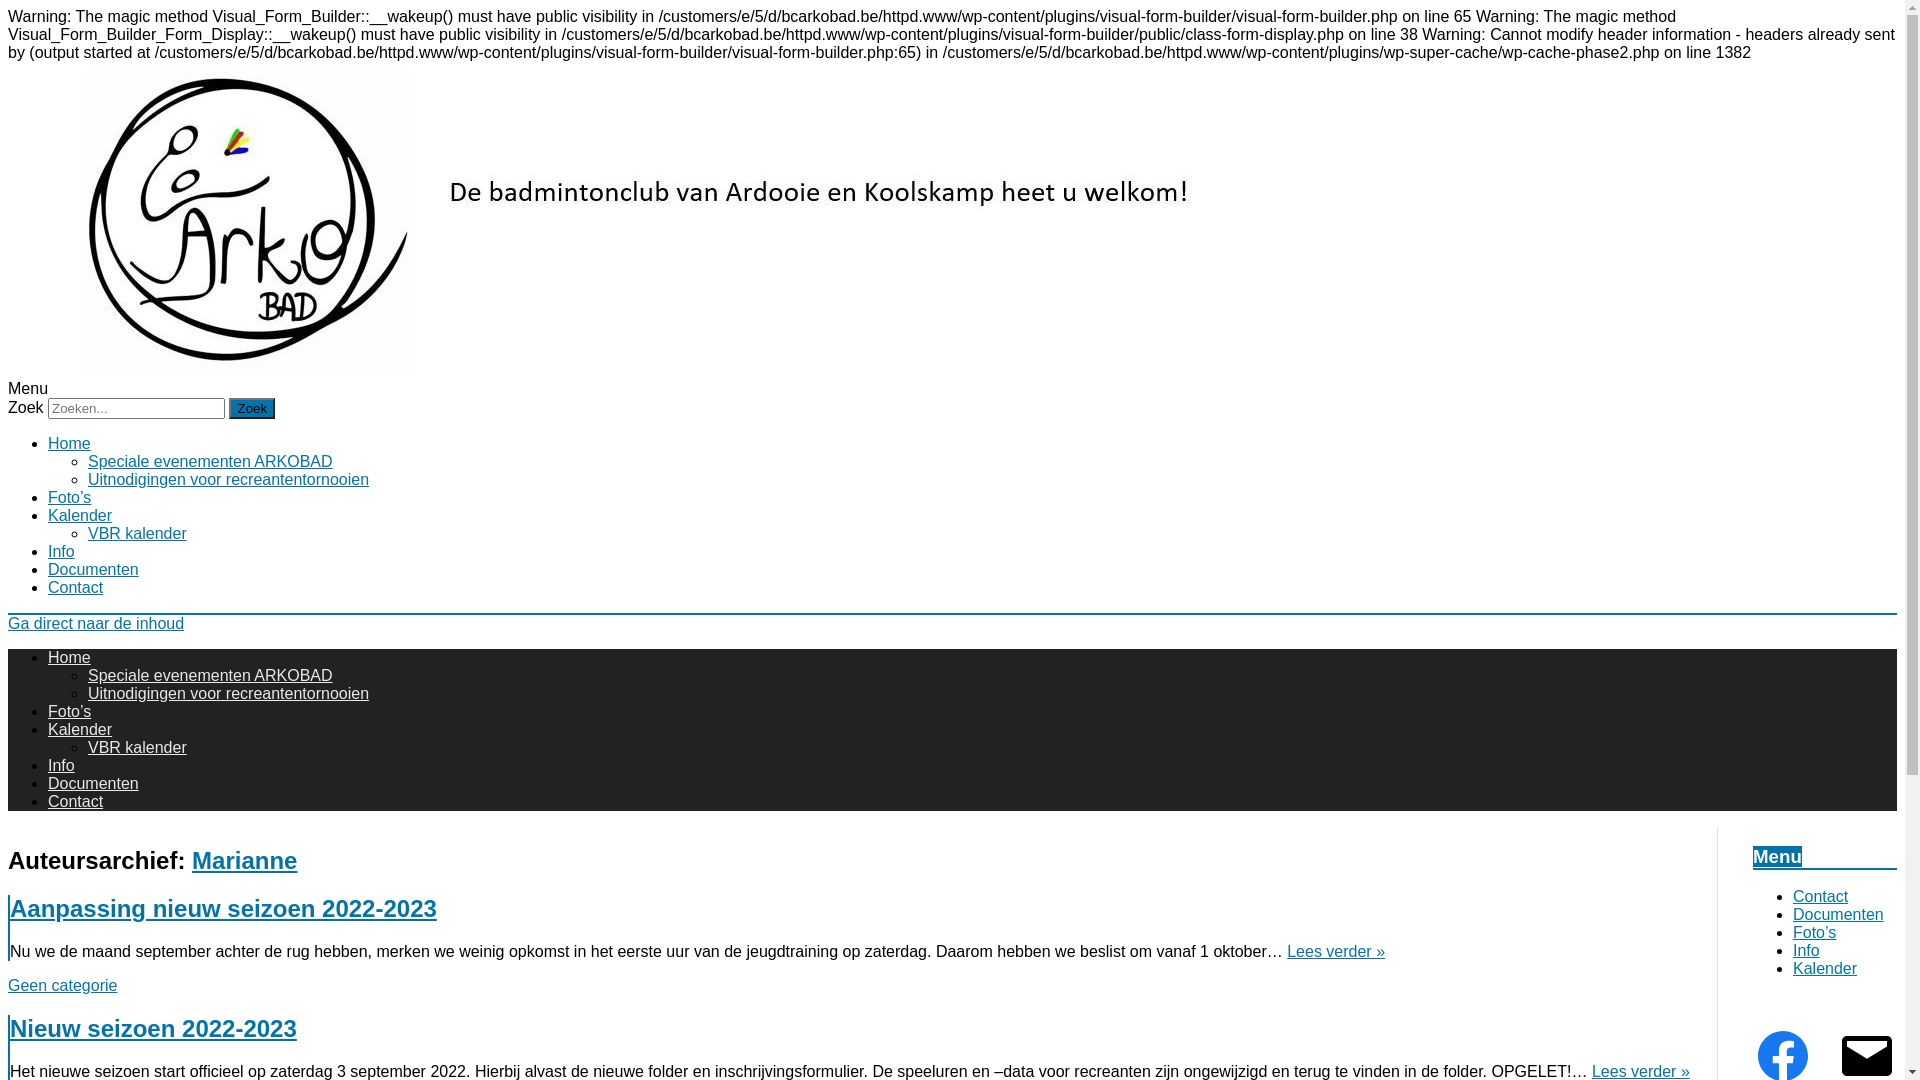 Image resolution: width=1920 pixels, height=1080 pixels. I want to click on 'VBR kalender', so click(136, 747).